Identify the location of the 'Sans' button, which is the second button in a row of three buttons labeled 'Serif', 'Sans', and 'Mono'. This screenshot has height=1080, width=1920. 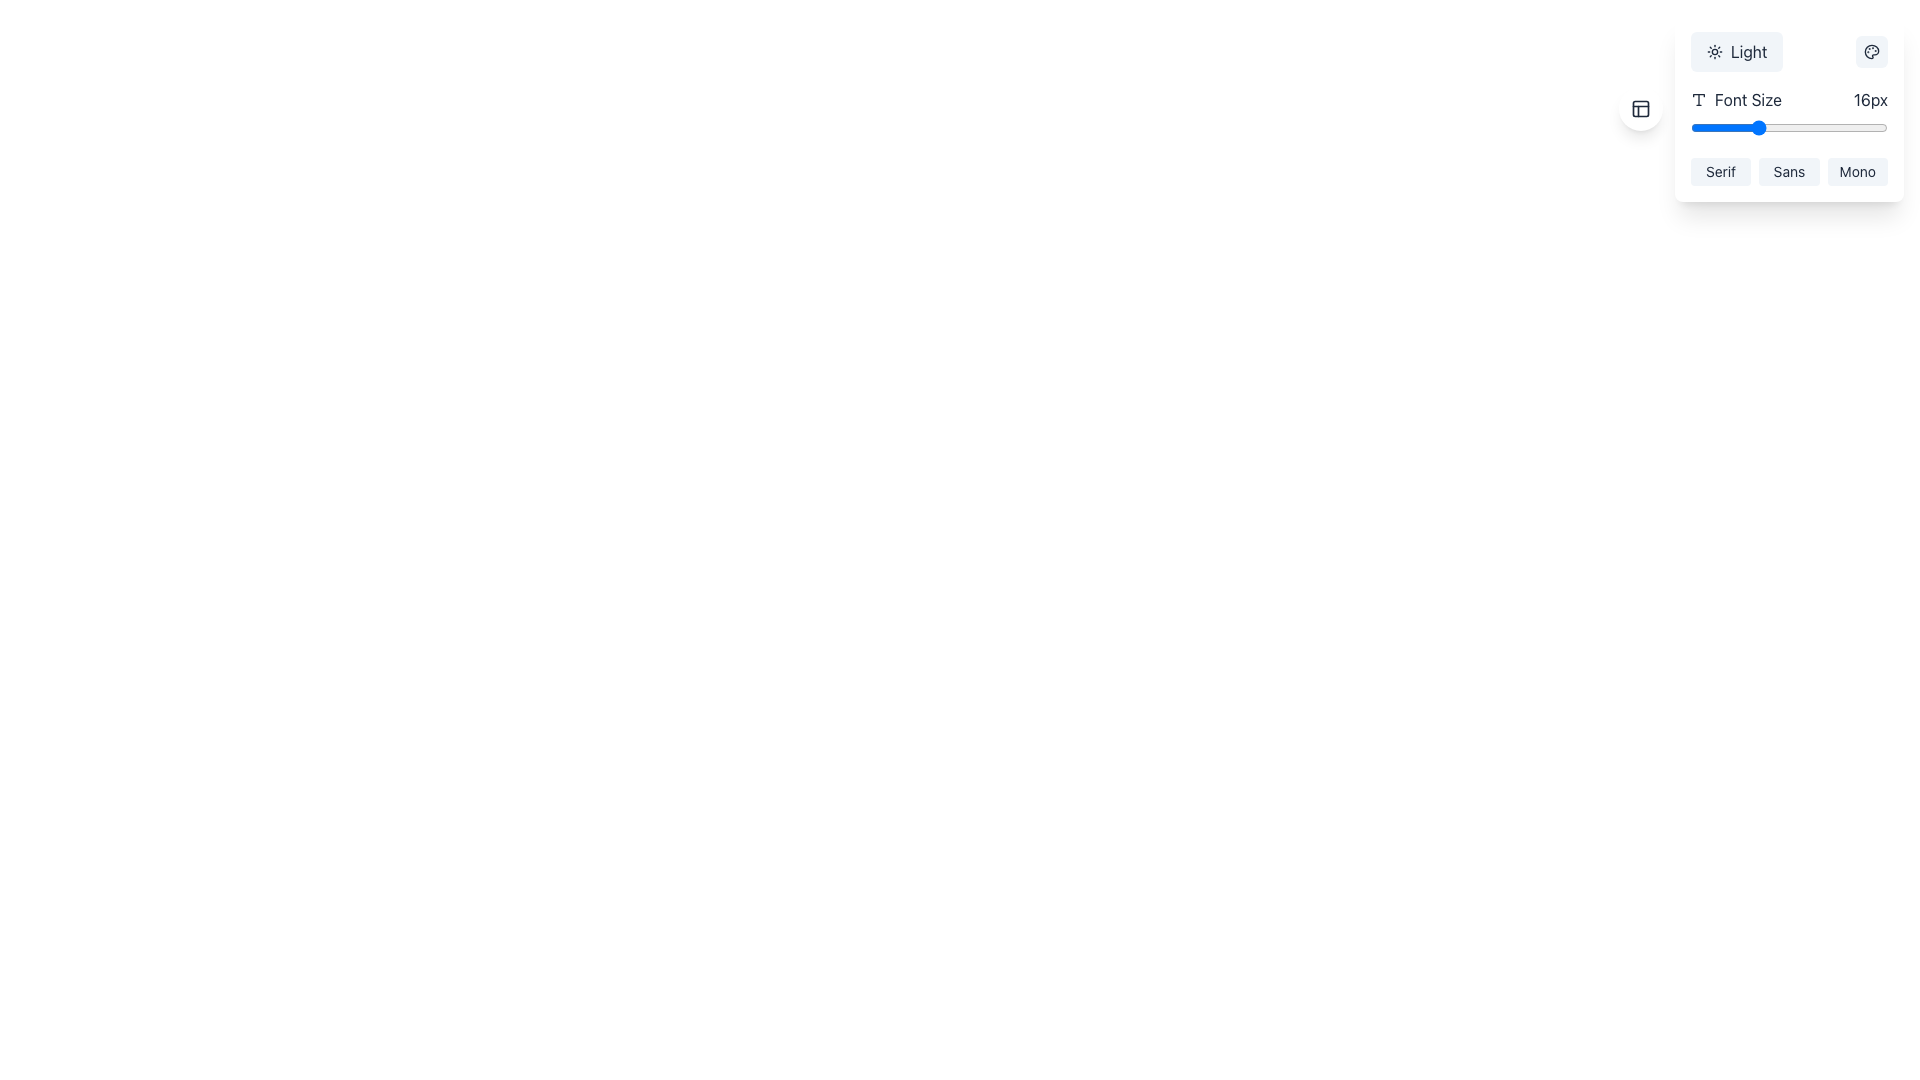
(1789, 171).